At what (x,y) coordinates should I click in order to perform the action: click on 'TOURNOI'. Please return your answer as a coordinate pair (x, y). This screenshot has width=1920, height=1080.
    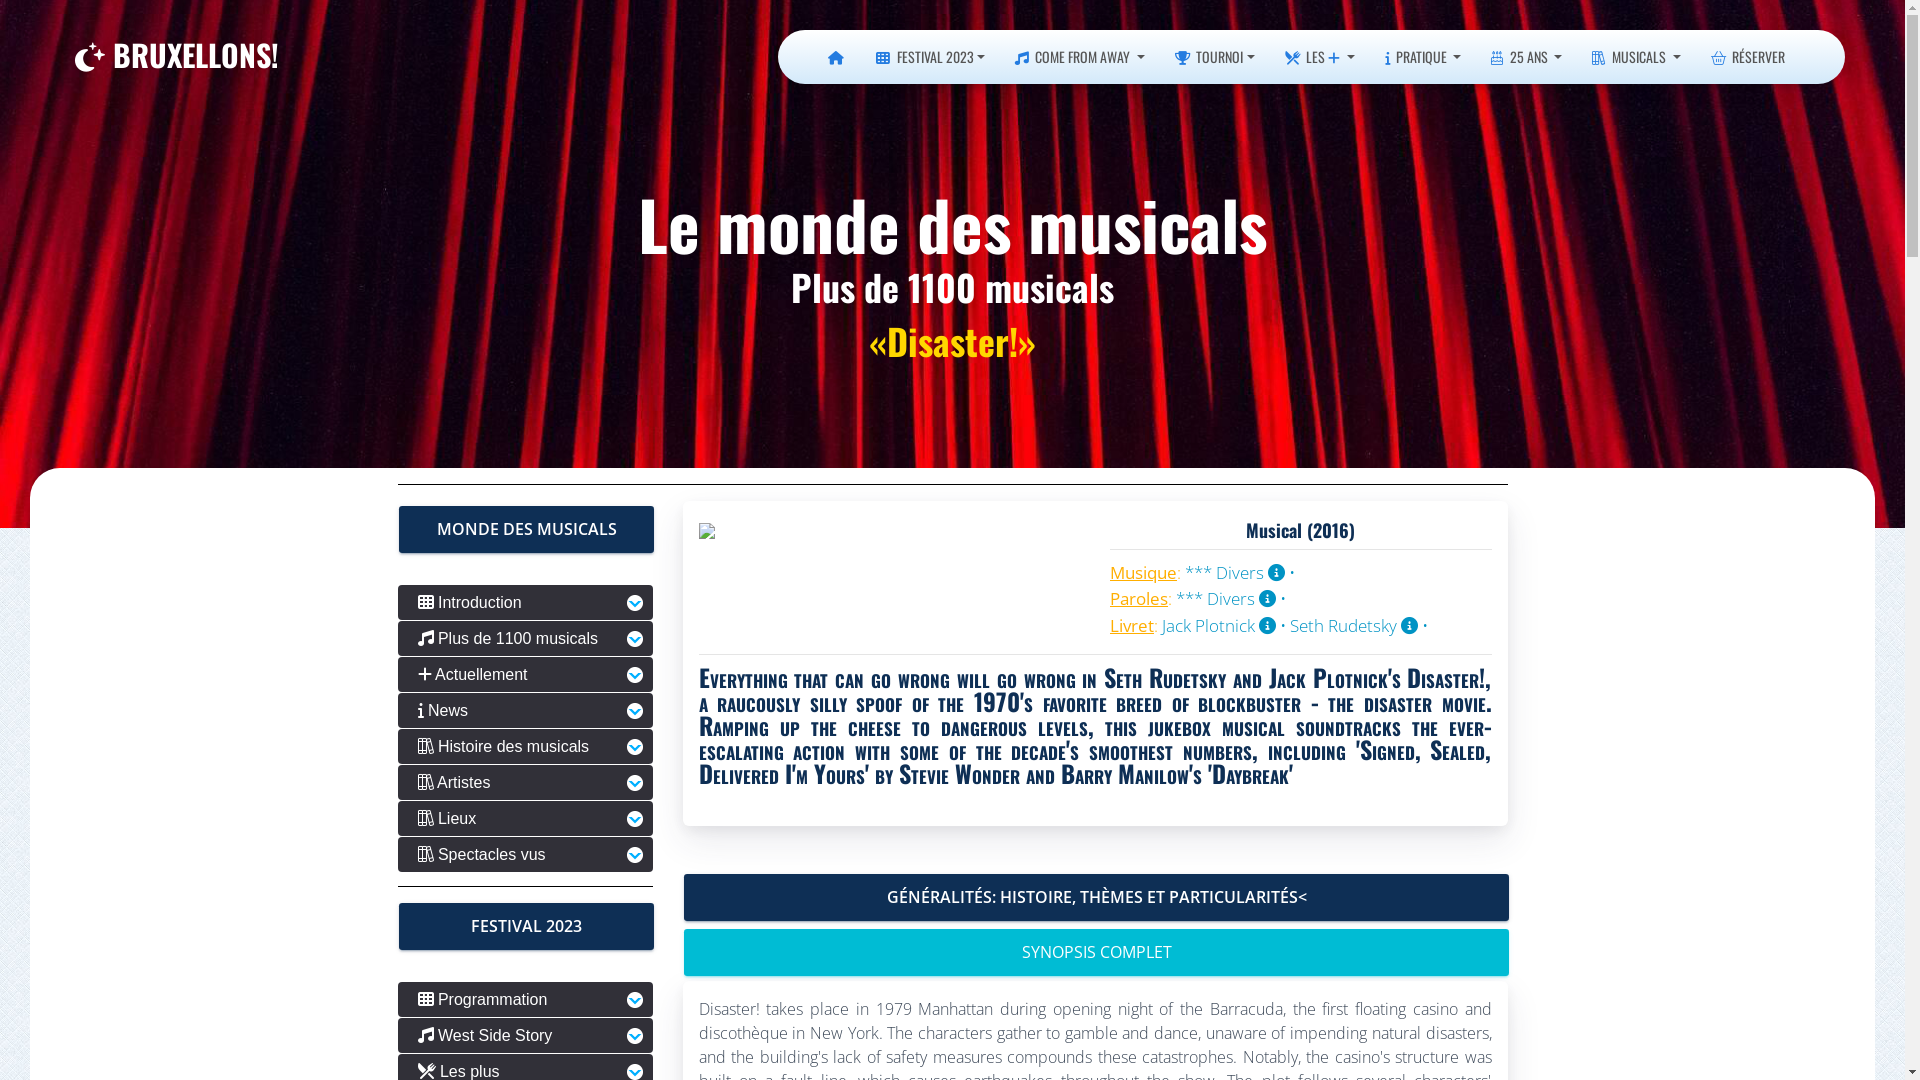
    Looking at the image, I should click on (1213, 56).